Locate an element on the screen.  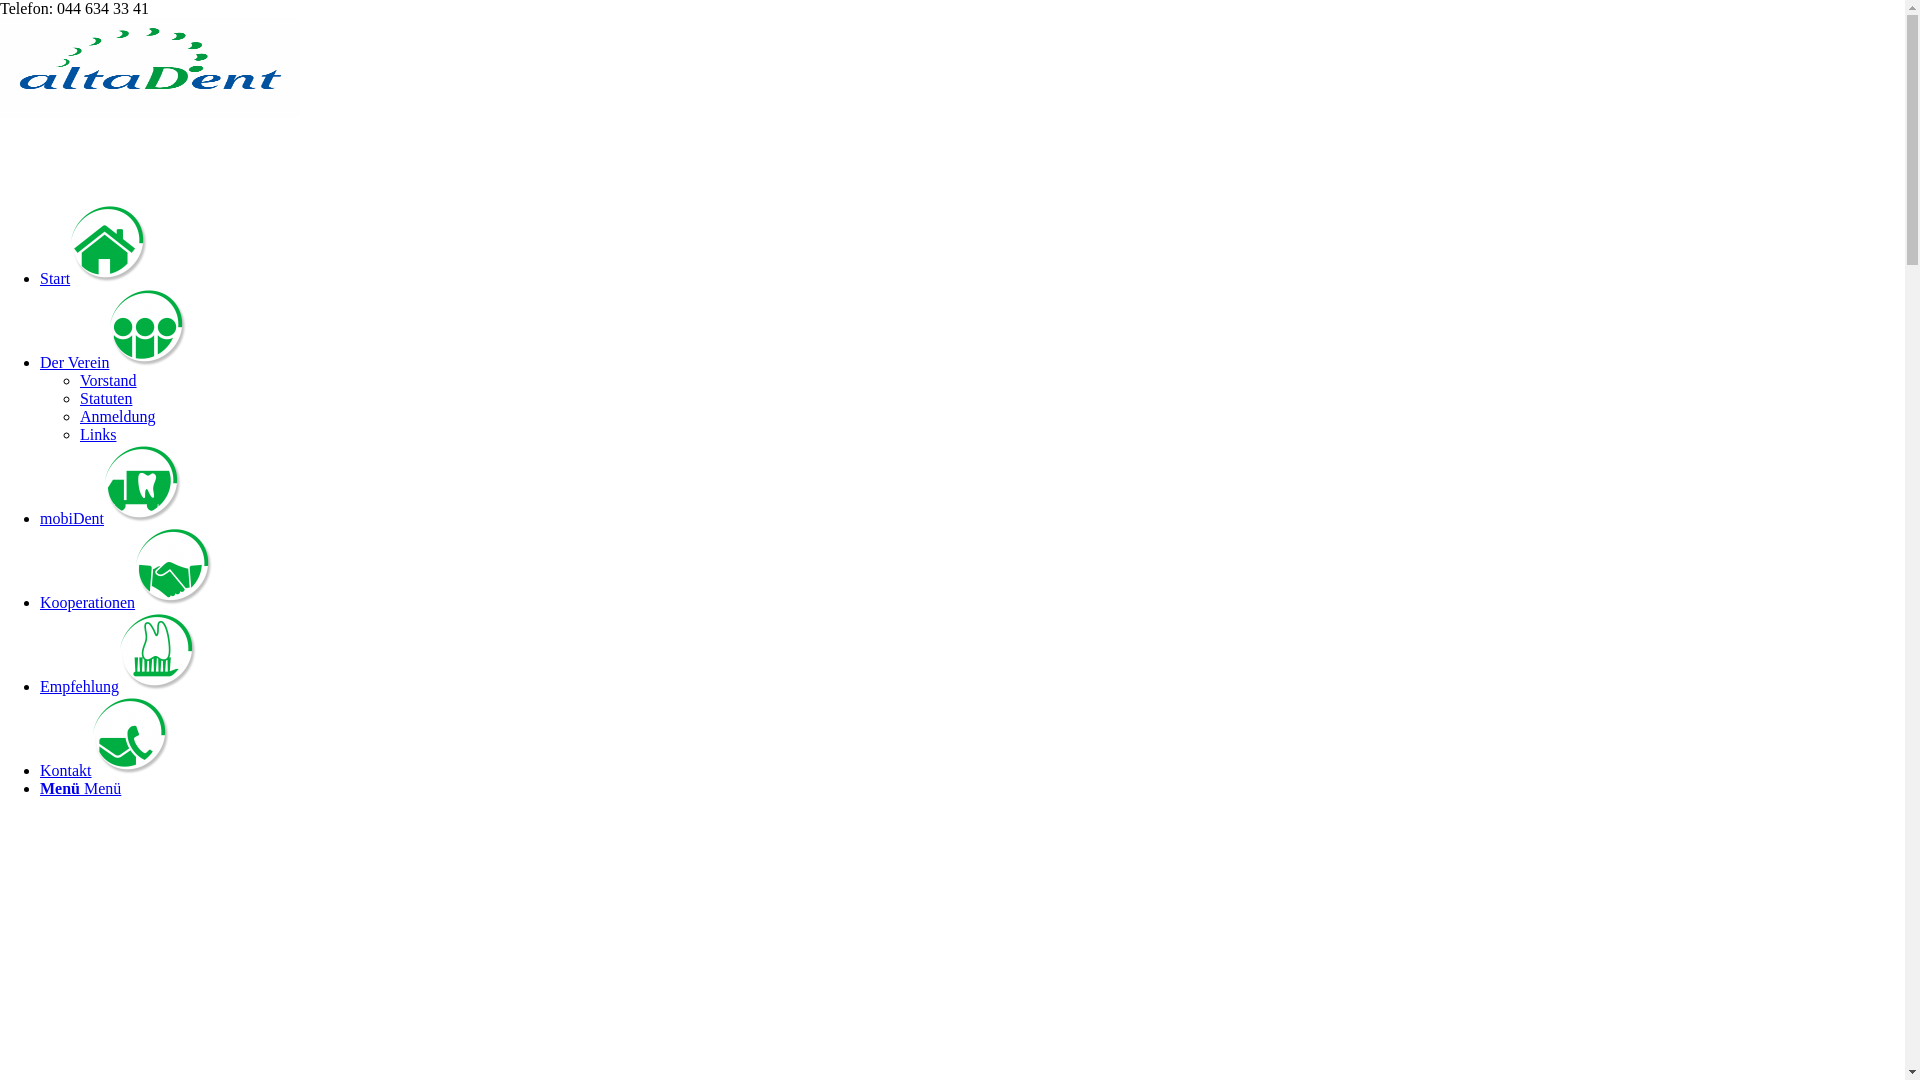
'Kooperationen' is located at coordinates (126, 601).